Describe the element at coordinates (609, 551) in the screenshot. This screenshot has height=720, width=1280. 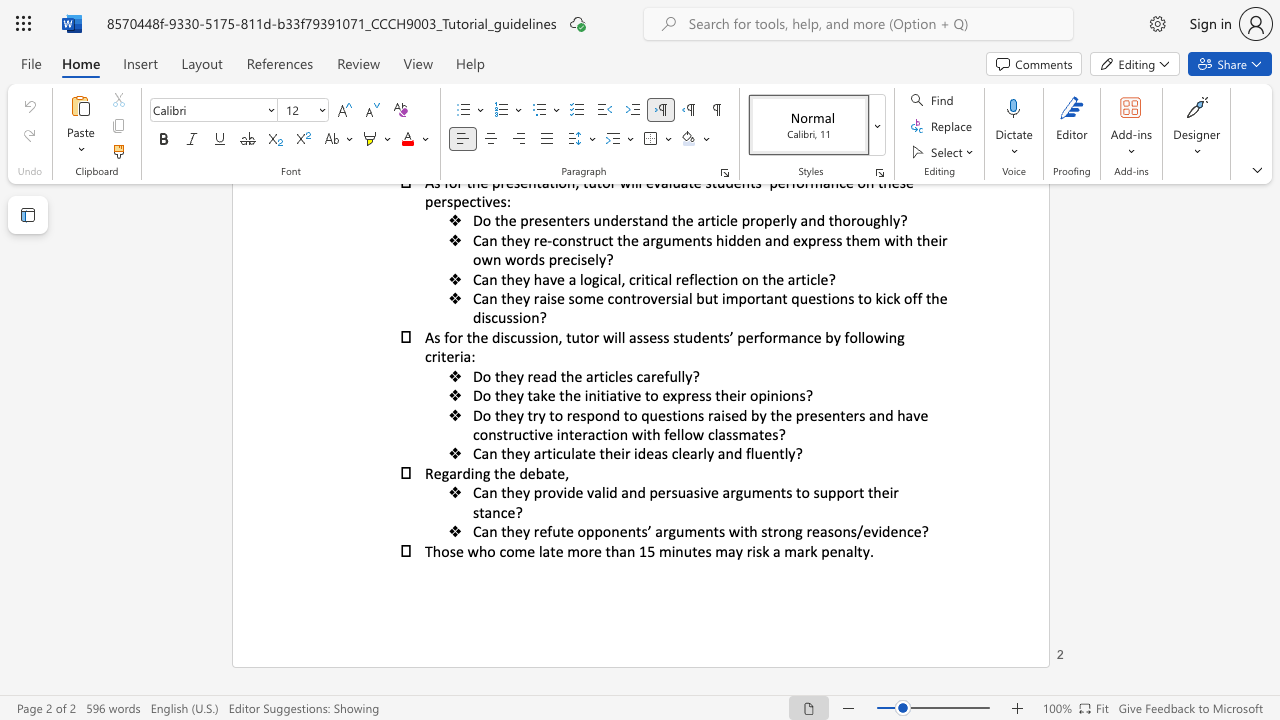
I see `the subset text "han 15 minutes may risk a" within the text "Those who come late more than 15 minutes may risk a mark penalty."` at that location.